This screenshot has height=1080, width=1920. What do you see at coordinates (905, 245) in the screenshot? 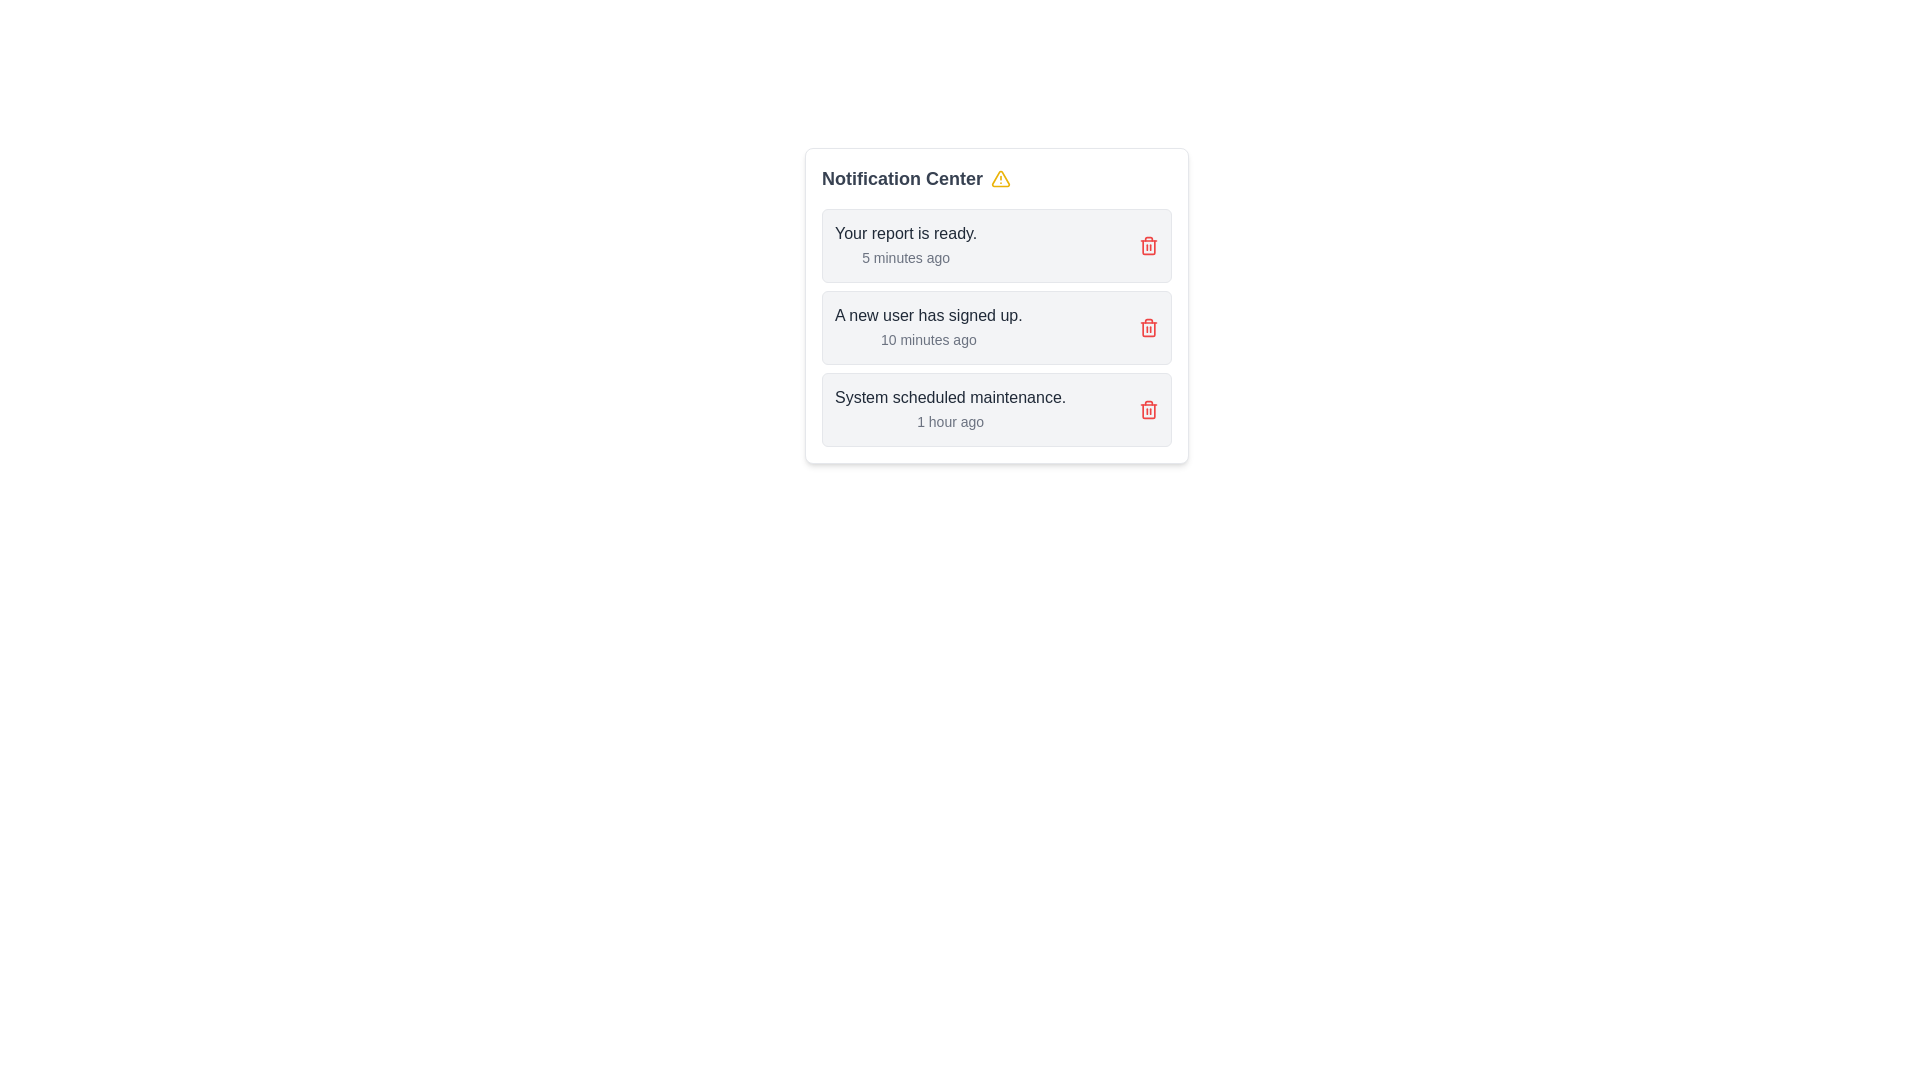
I see `the notification item that says 'Your report is ready.'` at bounding box center [905, 245].